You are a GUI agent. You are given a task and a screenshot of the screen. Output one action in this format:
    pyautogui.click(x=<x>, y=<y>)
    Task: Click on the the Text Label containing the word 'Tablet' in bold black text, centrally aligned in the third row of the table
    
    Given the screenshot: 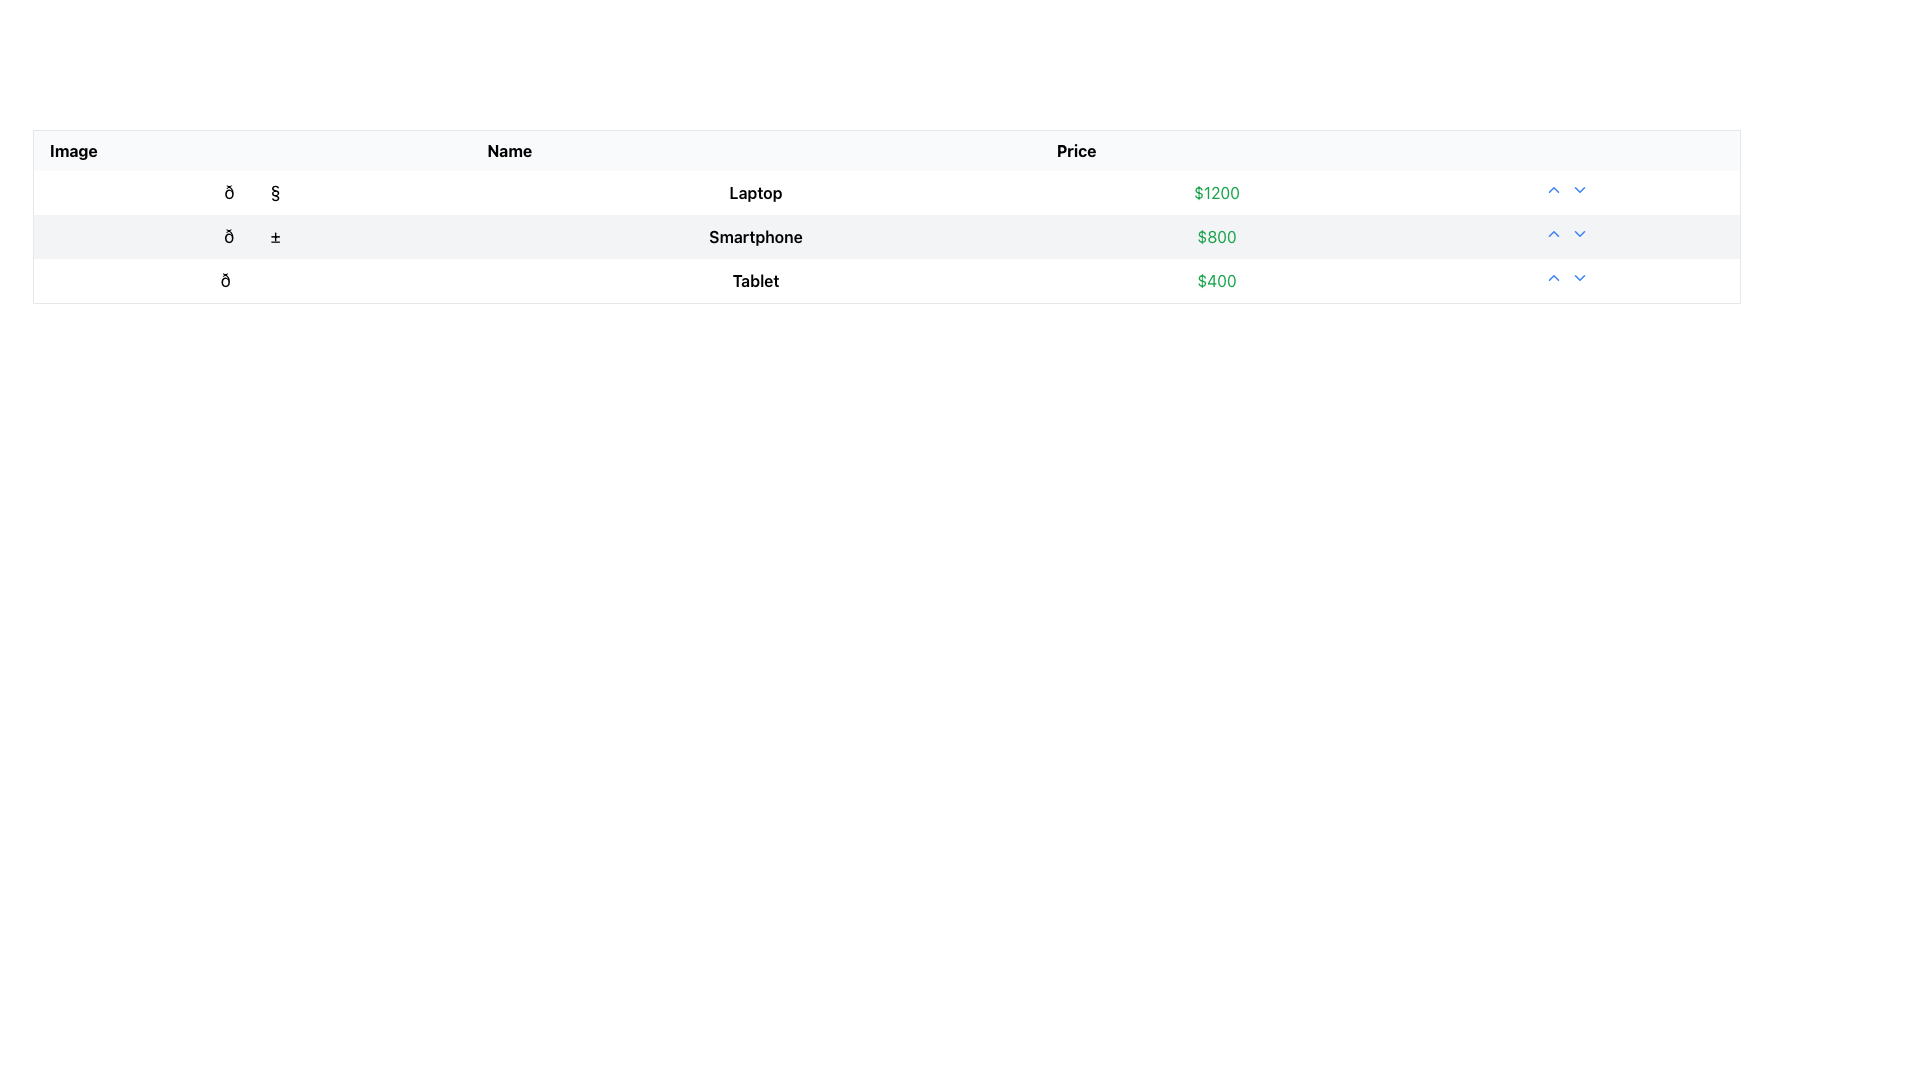 What is the action you would take?
    pyautogui.click(x=755, y=281)
    